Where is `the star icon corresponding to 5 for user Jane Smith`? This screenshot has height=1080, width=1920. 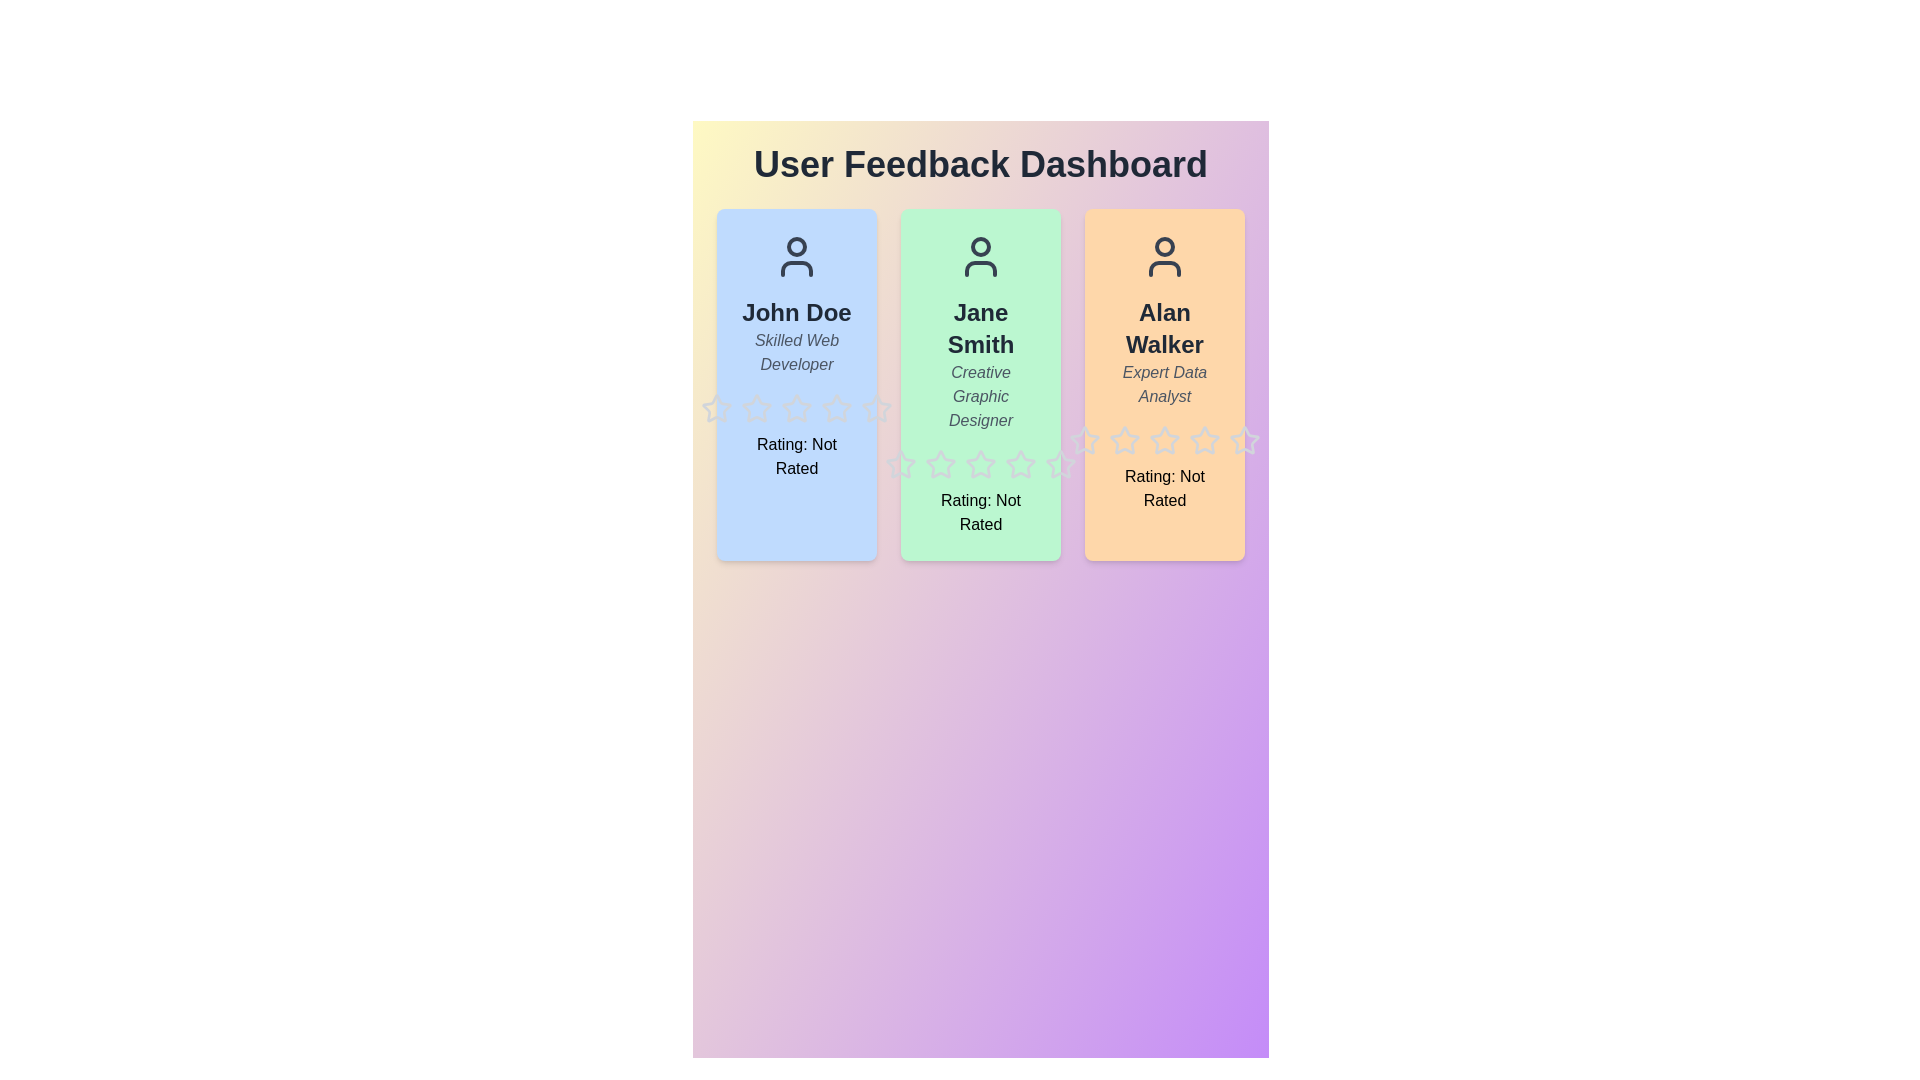
the star icon corresponding to 5 for user Jane Smith is located at coordinates (1044, 447).